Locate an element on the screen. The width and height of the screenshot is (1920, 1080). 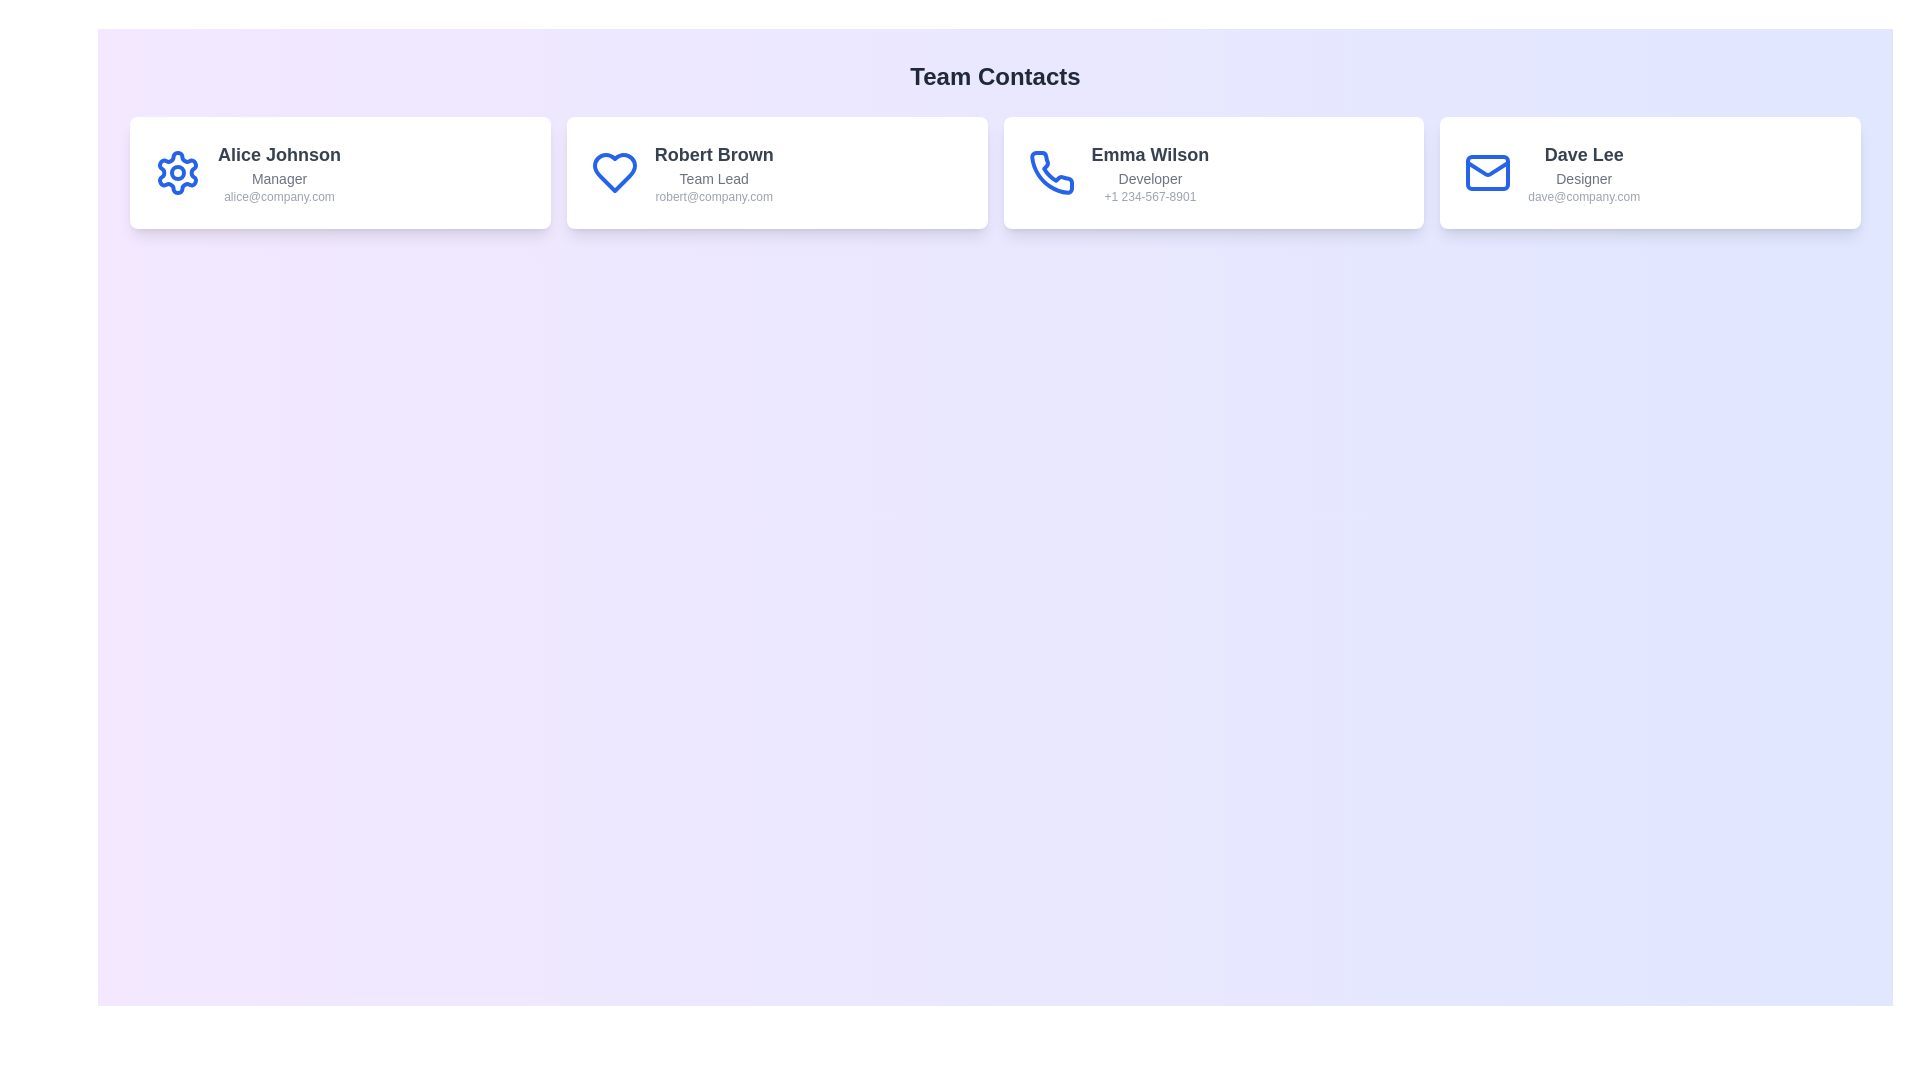
the text label displaying the email address 'robert@company.com' is located at coordinates (714, 196).